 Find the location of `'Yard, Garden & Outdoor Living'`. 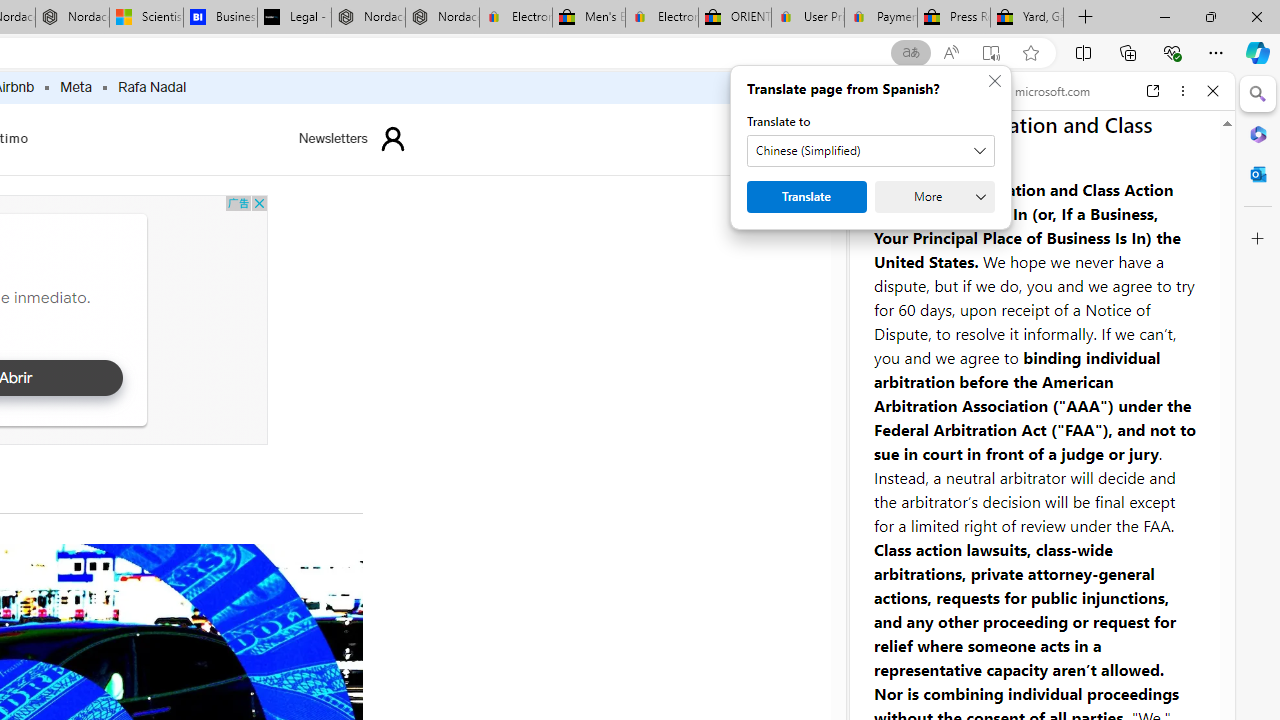

'Yard, Garden & Outdoor Living' is located at coordinates (1027, 17).